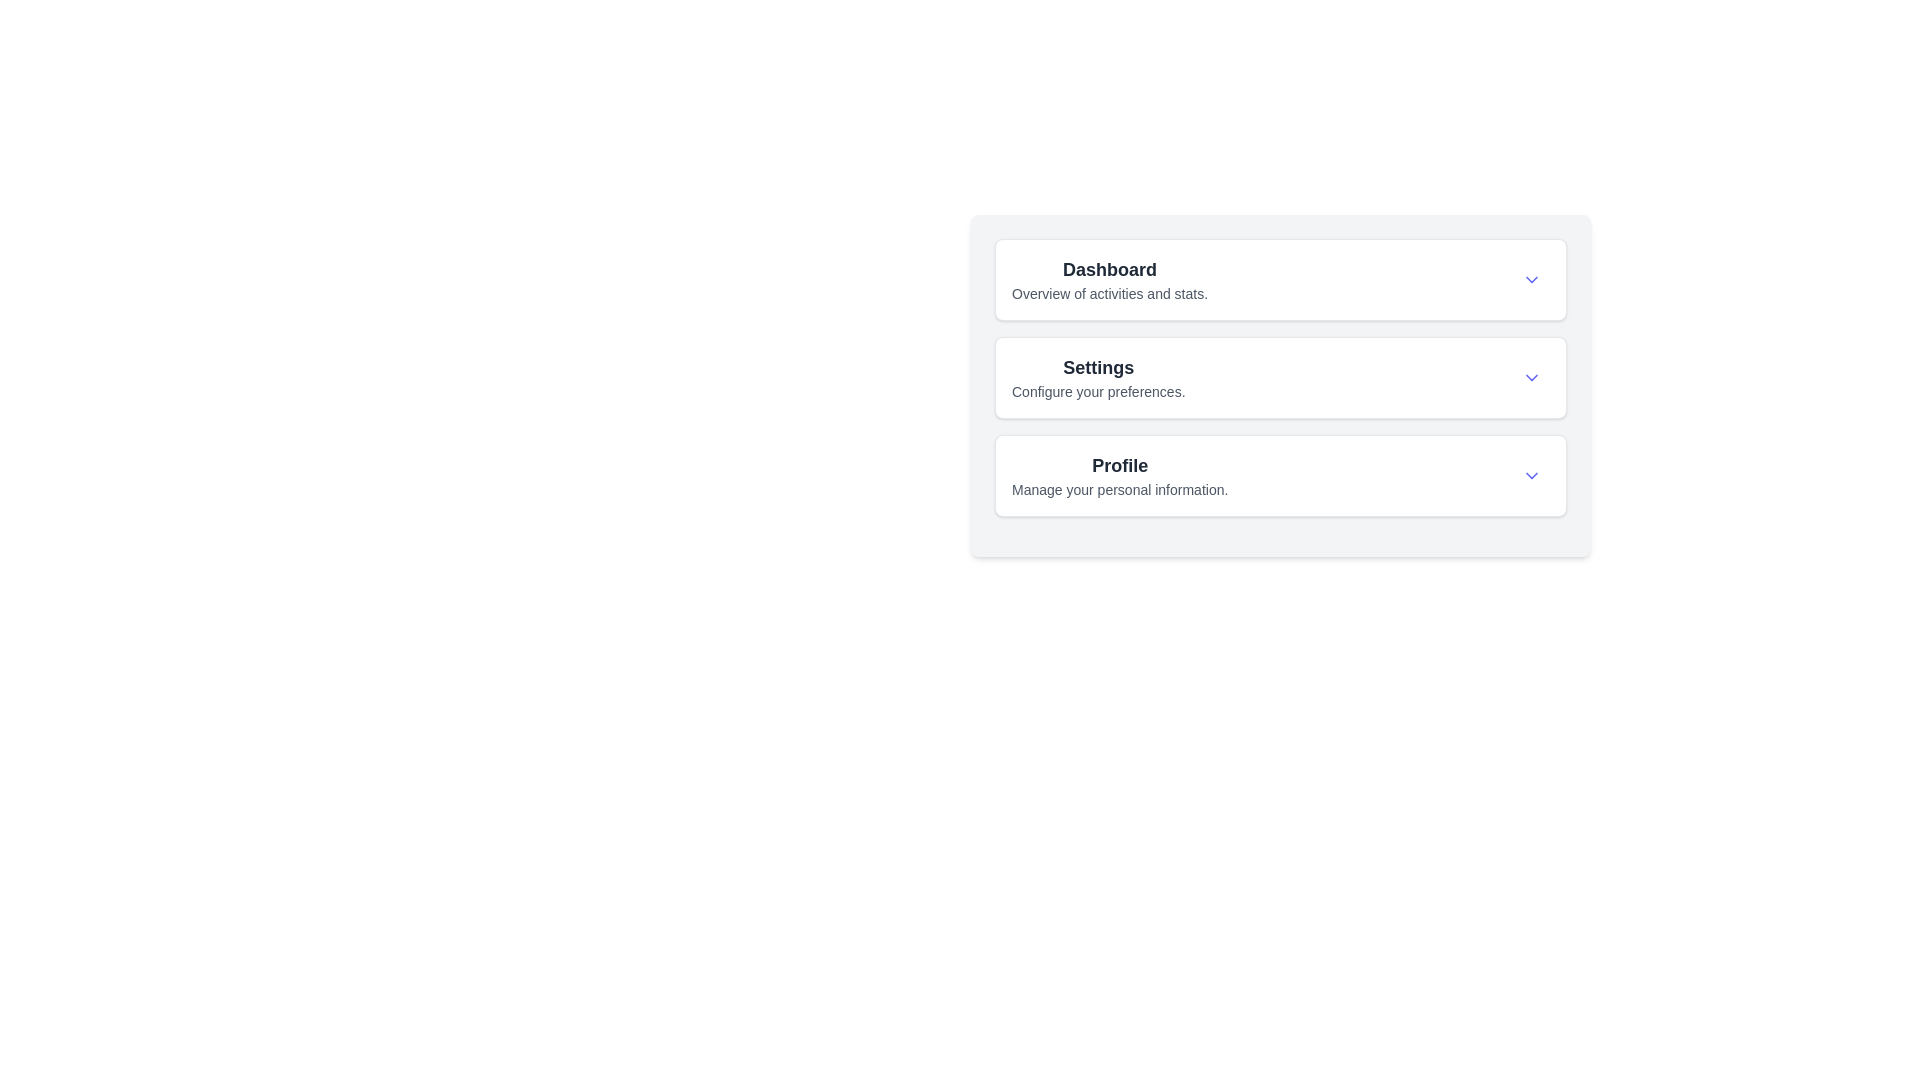  What do you see at coordinates (1530, 280) in the screenshot?
I see `the toggle button icon located in the top-right corner of the 'Dashboard' section` at bounding box center [1530, 280].